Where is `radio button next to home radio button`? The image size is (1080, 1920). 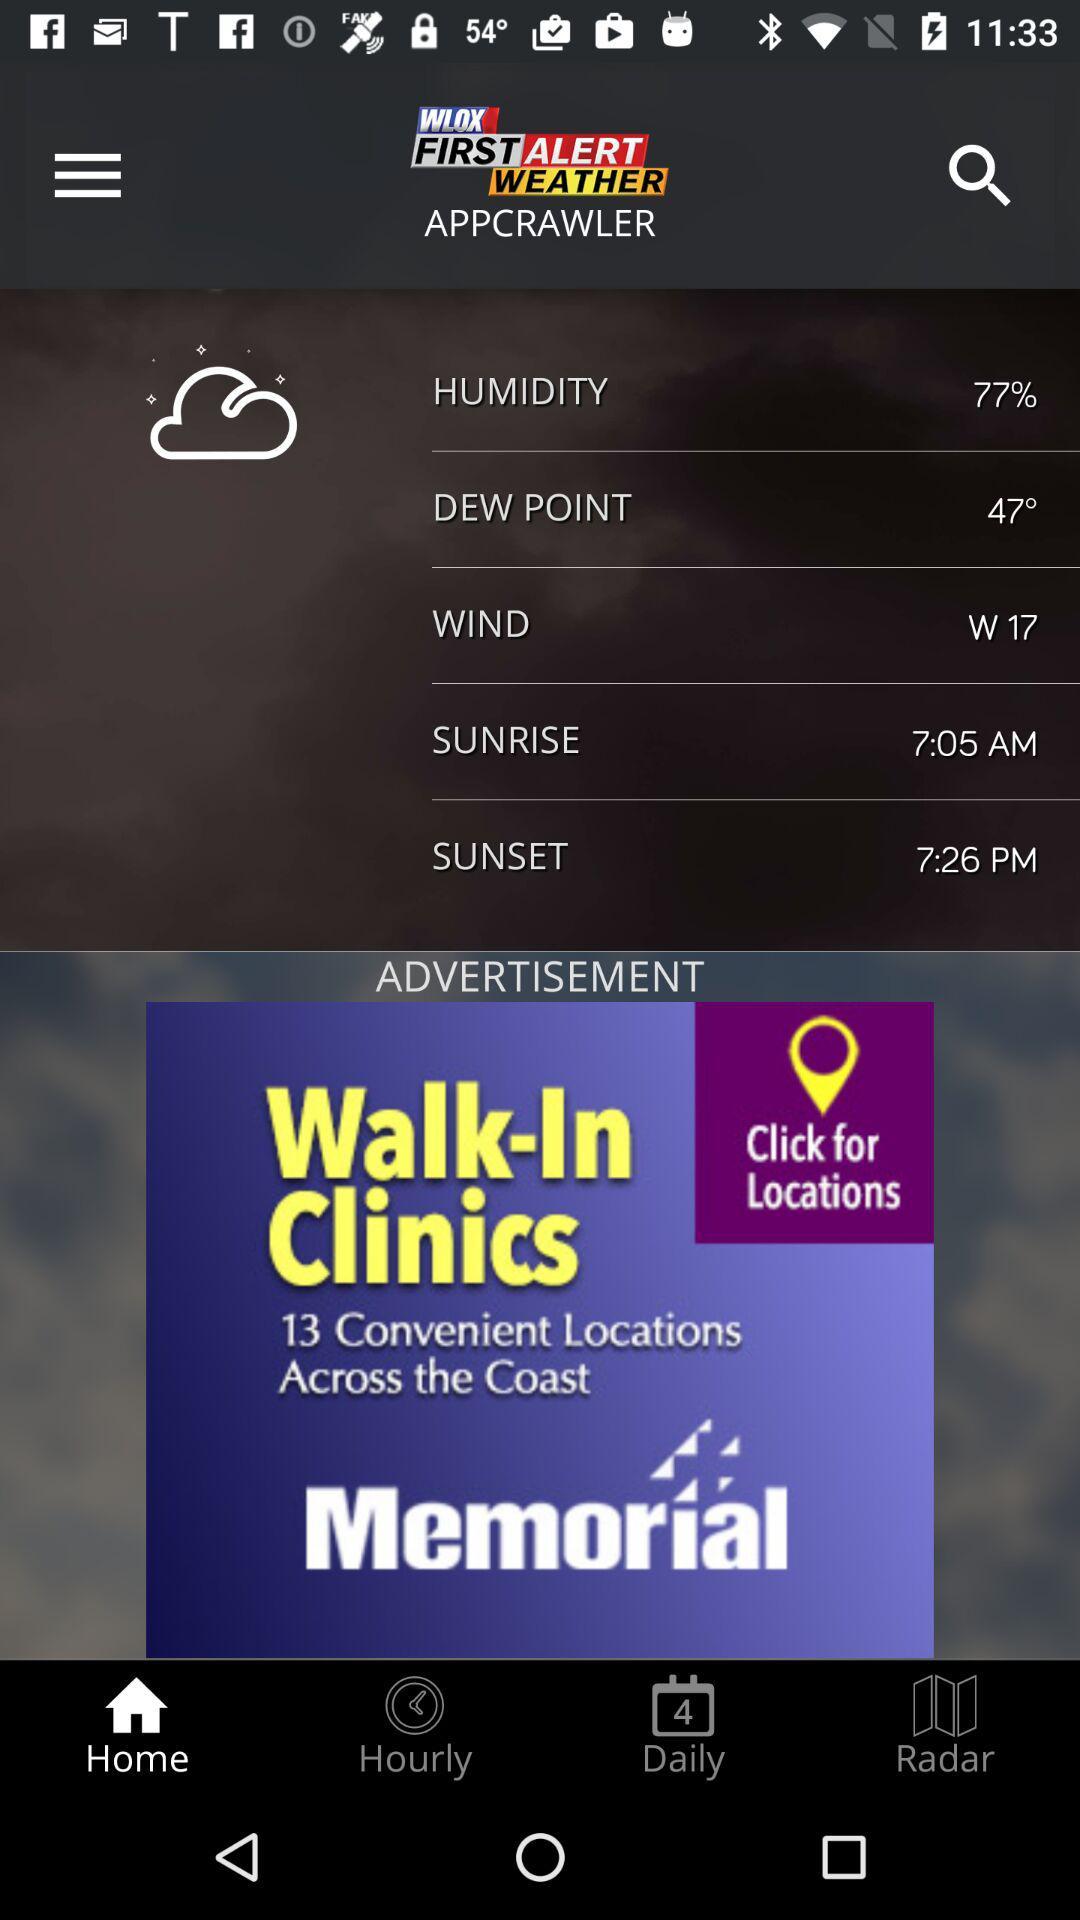 radio button next to home radio button is located at coordinates (413, 1726).